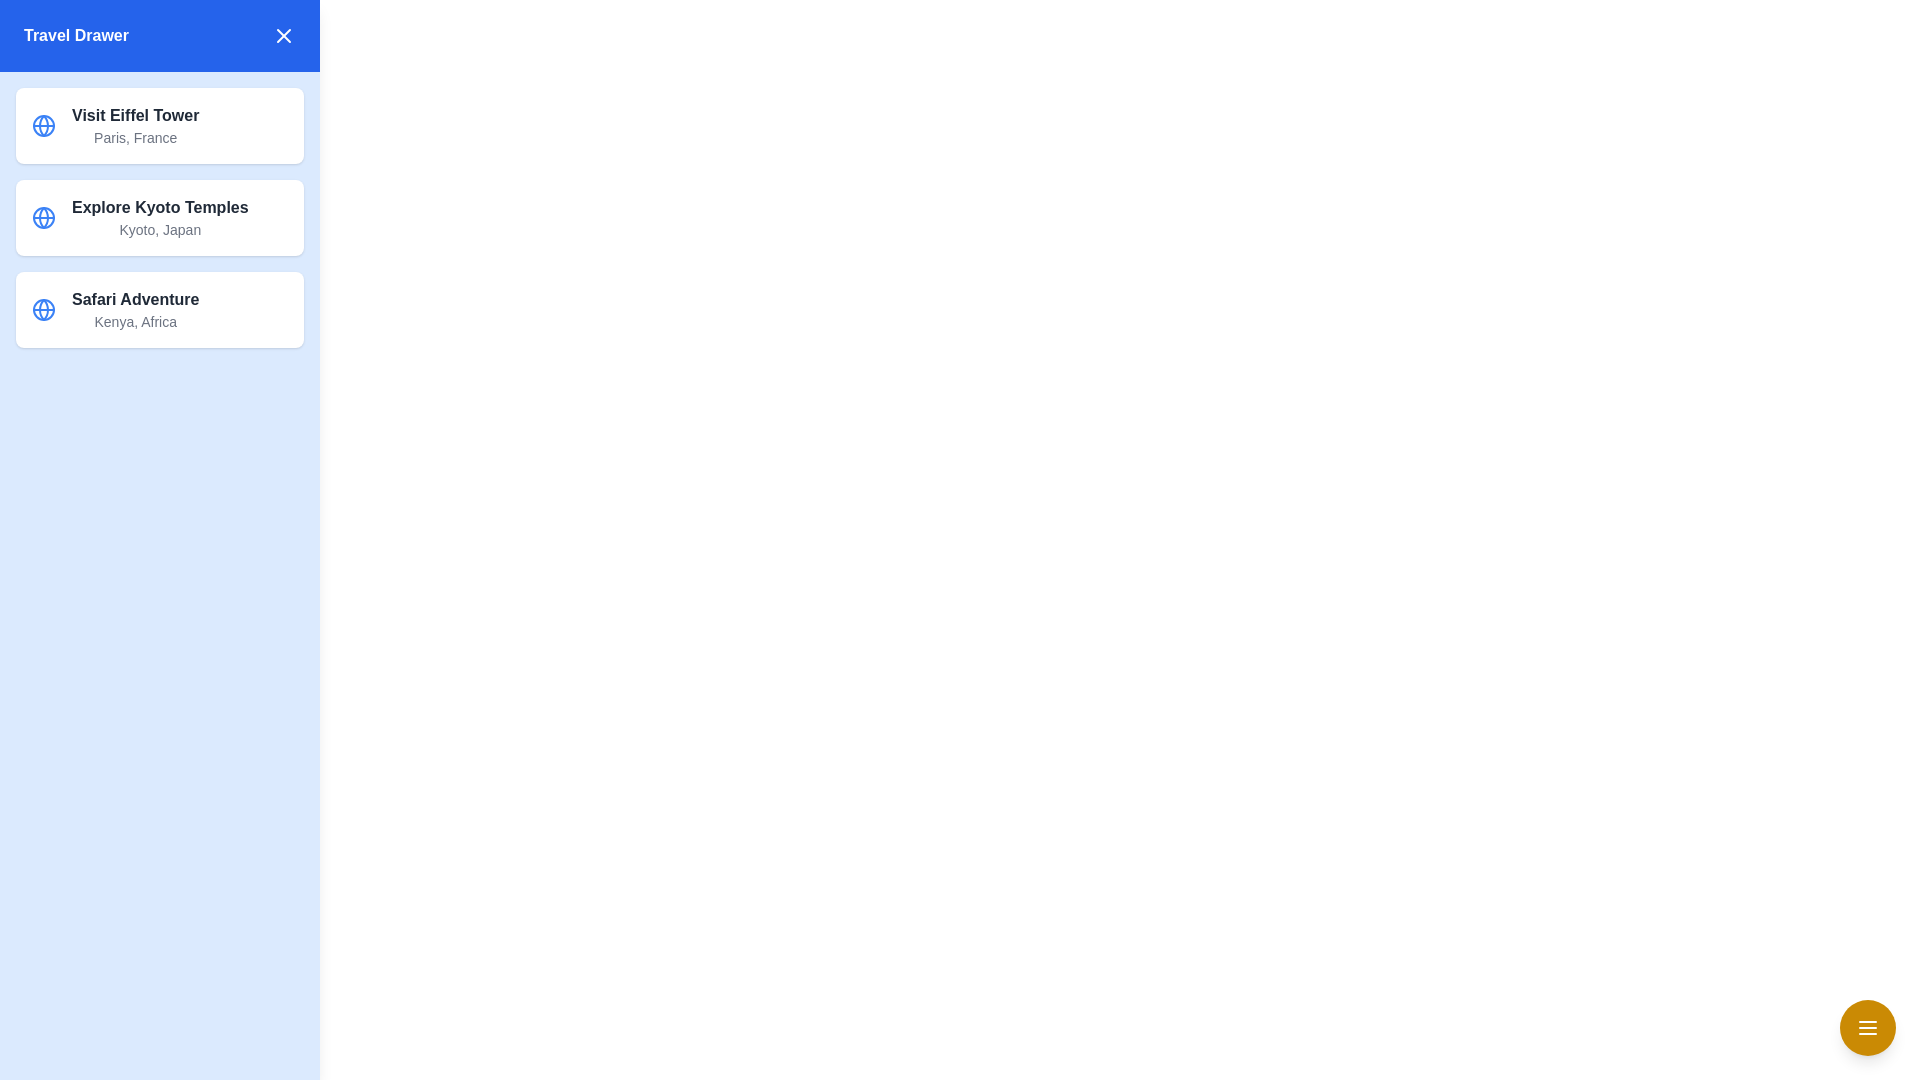  Describe the element at coordinates (43, 218) in the screenshot. I see `the global context icon located to the left of the text 'Explore Kyoto Temples' within the card labeled 'Kyoto, Japan' in the Travel Drawer interface` at that location.